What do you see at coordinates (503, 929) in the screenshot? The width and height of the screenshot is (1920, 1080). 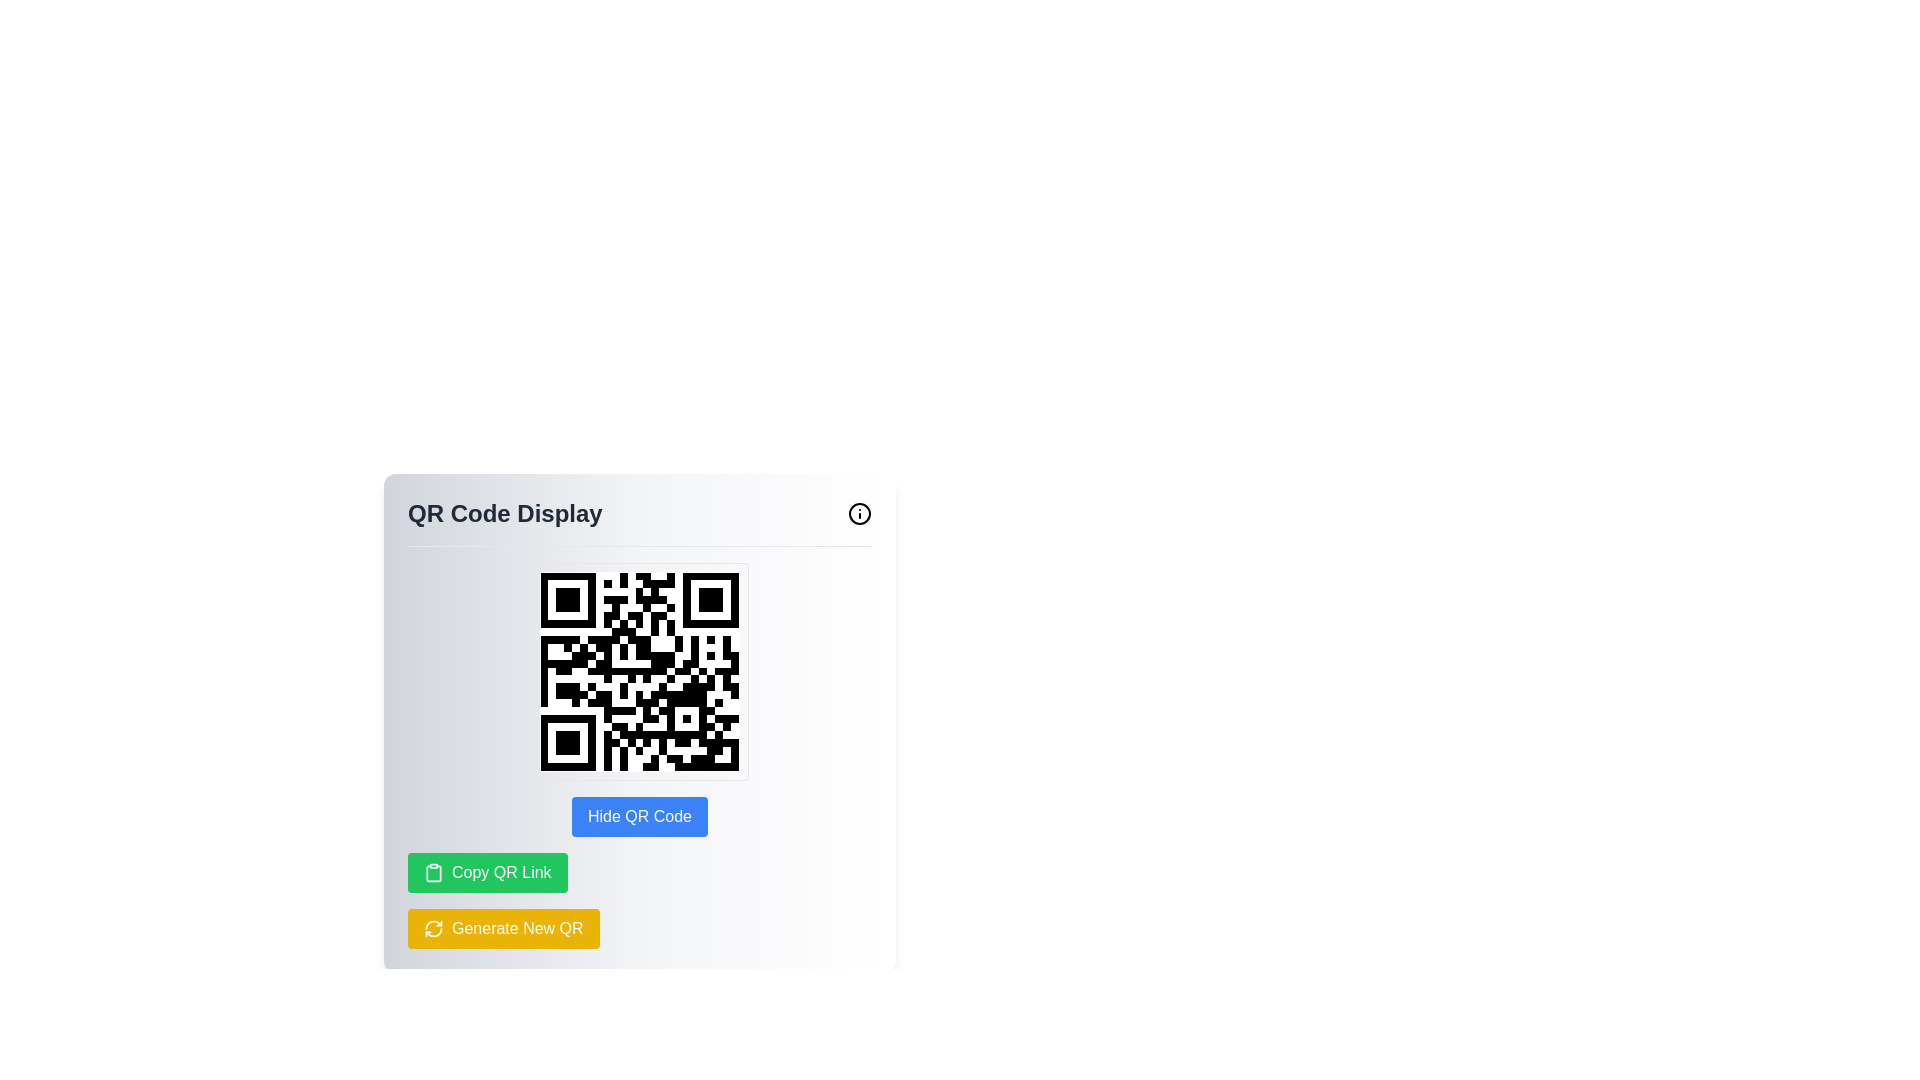 I see `the 'Generate New QR Code' button located at the bottom of the 'QR Code Display' section to observe the visual hover effect` at bounding box center [503, 929].